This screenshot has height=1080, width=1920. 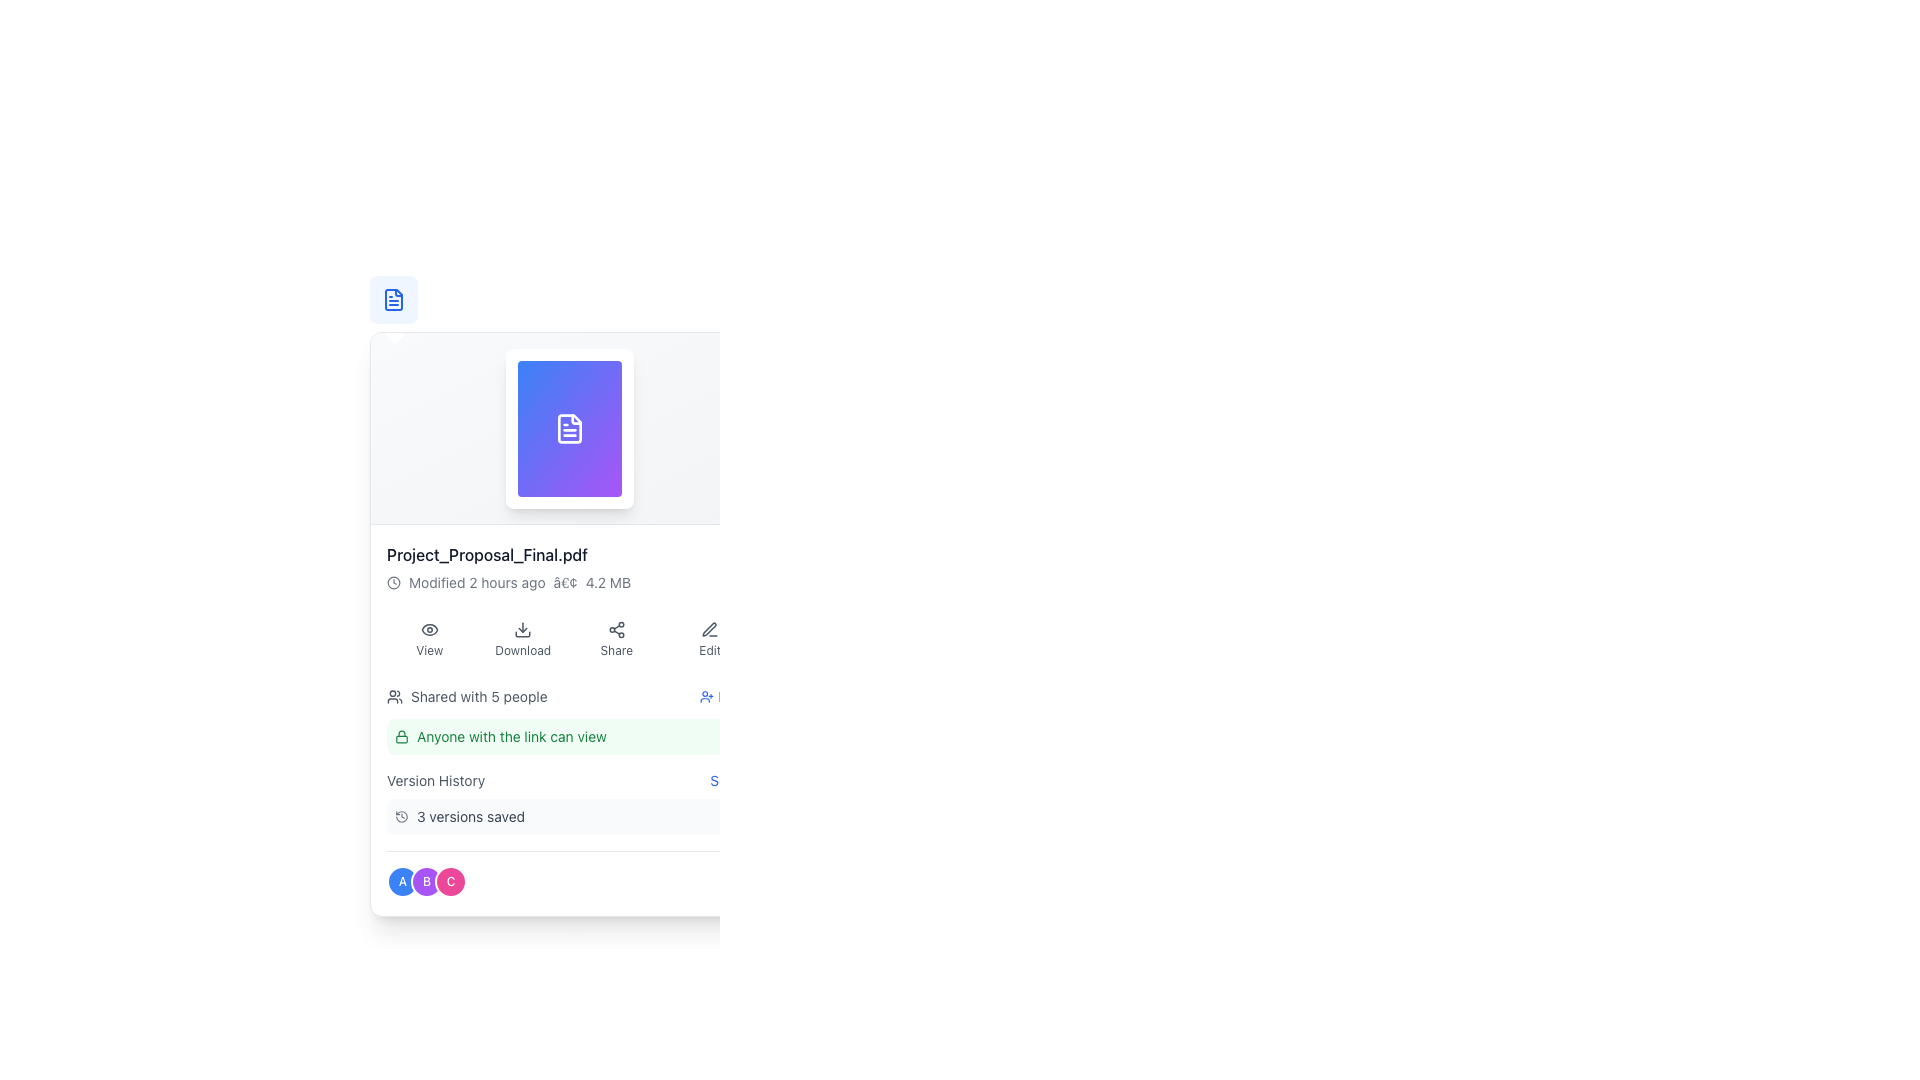 What do you see at coordinates (469, 817) in the screenshot?
I see `the static label displaying '3 versions saved', which is styled in gray color and located in the 'Version History' section, to the right of a clock icon` at bounding box center [469, 817].